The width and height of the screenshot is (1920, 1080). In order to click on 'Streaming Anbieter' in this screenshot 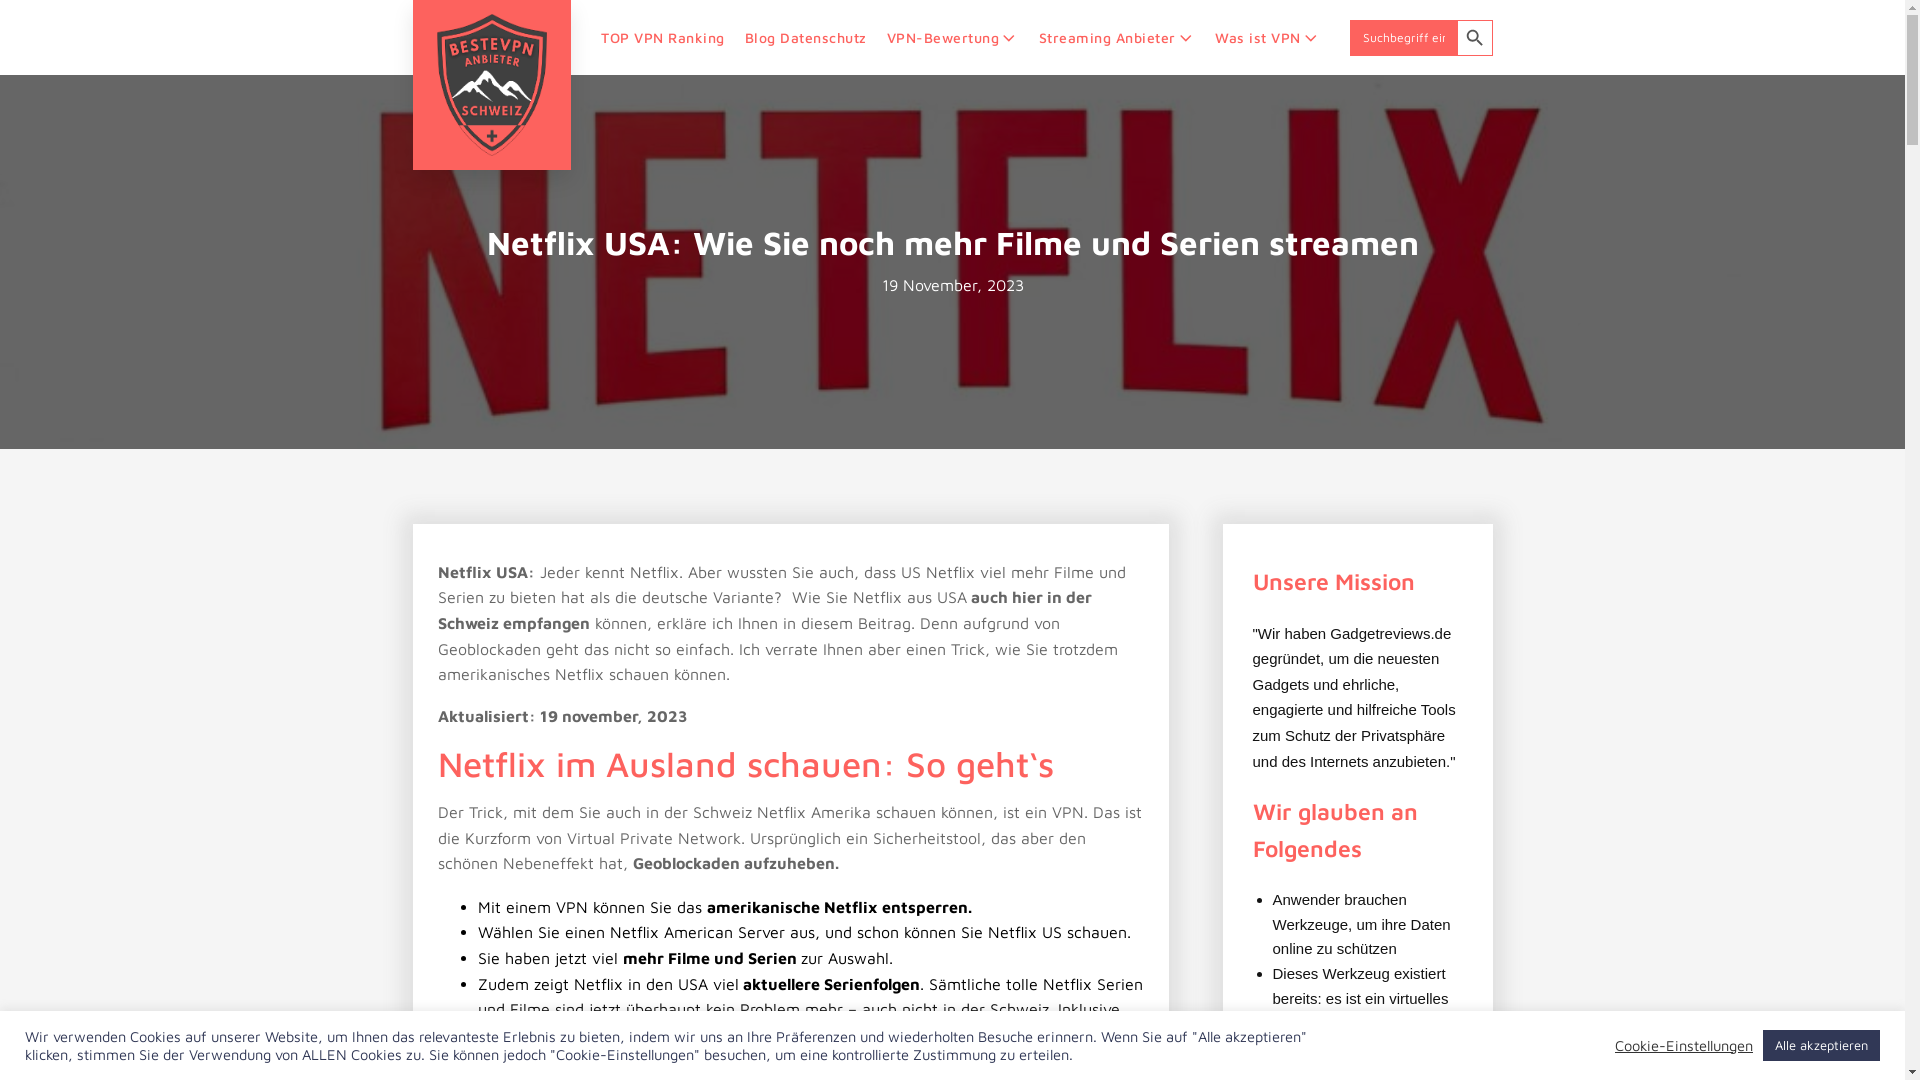, I will do `click(1116, 38)`.